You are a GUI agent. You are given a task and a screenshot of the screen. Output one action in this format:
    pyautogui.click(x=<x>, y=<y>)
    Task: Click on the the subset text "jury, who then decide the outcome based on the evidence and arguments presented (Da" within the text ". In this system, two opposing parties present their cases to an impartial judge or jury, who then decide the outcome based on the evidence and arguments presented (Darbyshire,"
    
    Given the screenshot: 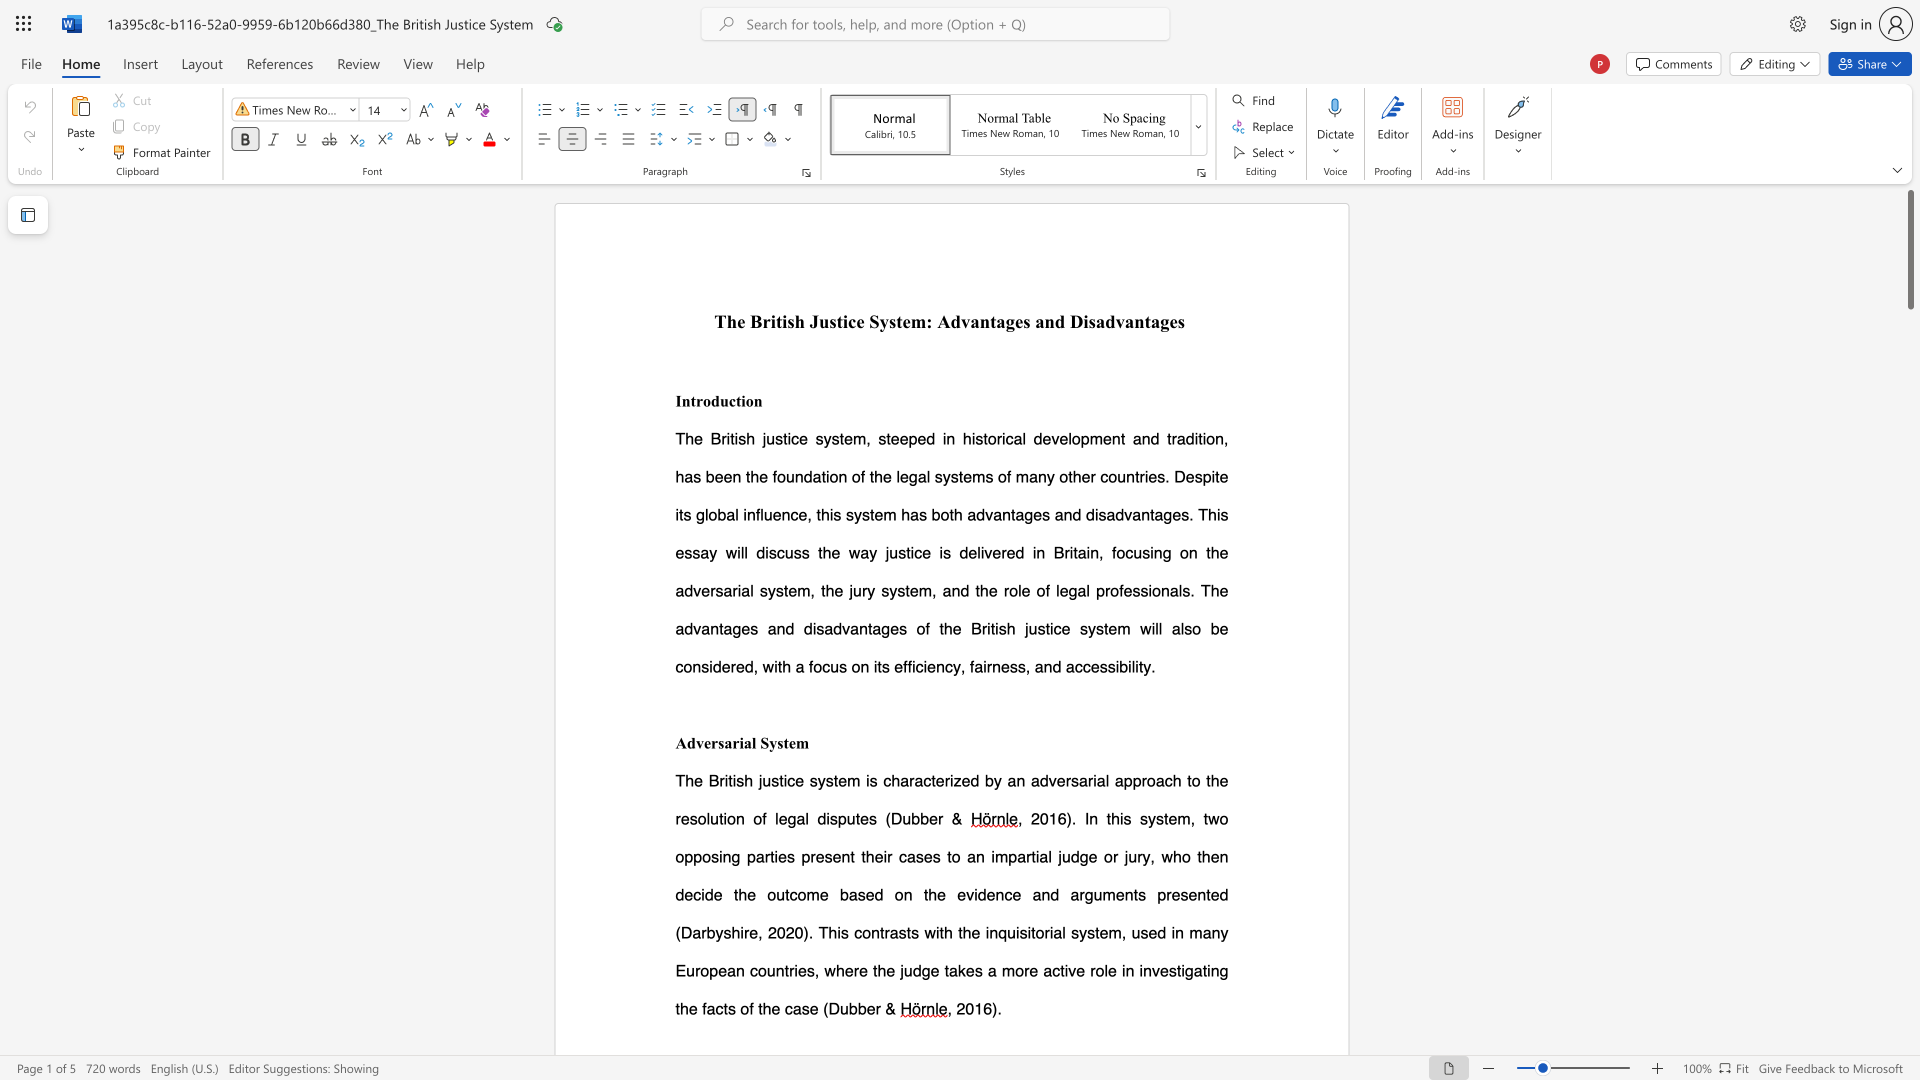 What is the action you would take?
    pyautogui.click(x=1124, y=855)
    